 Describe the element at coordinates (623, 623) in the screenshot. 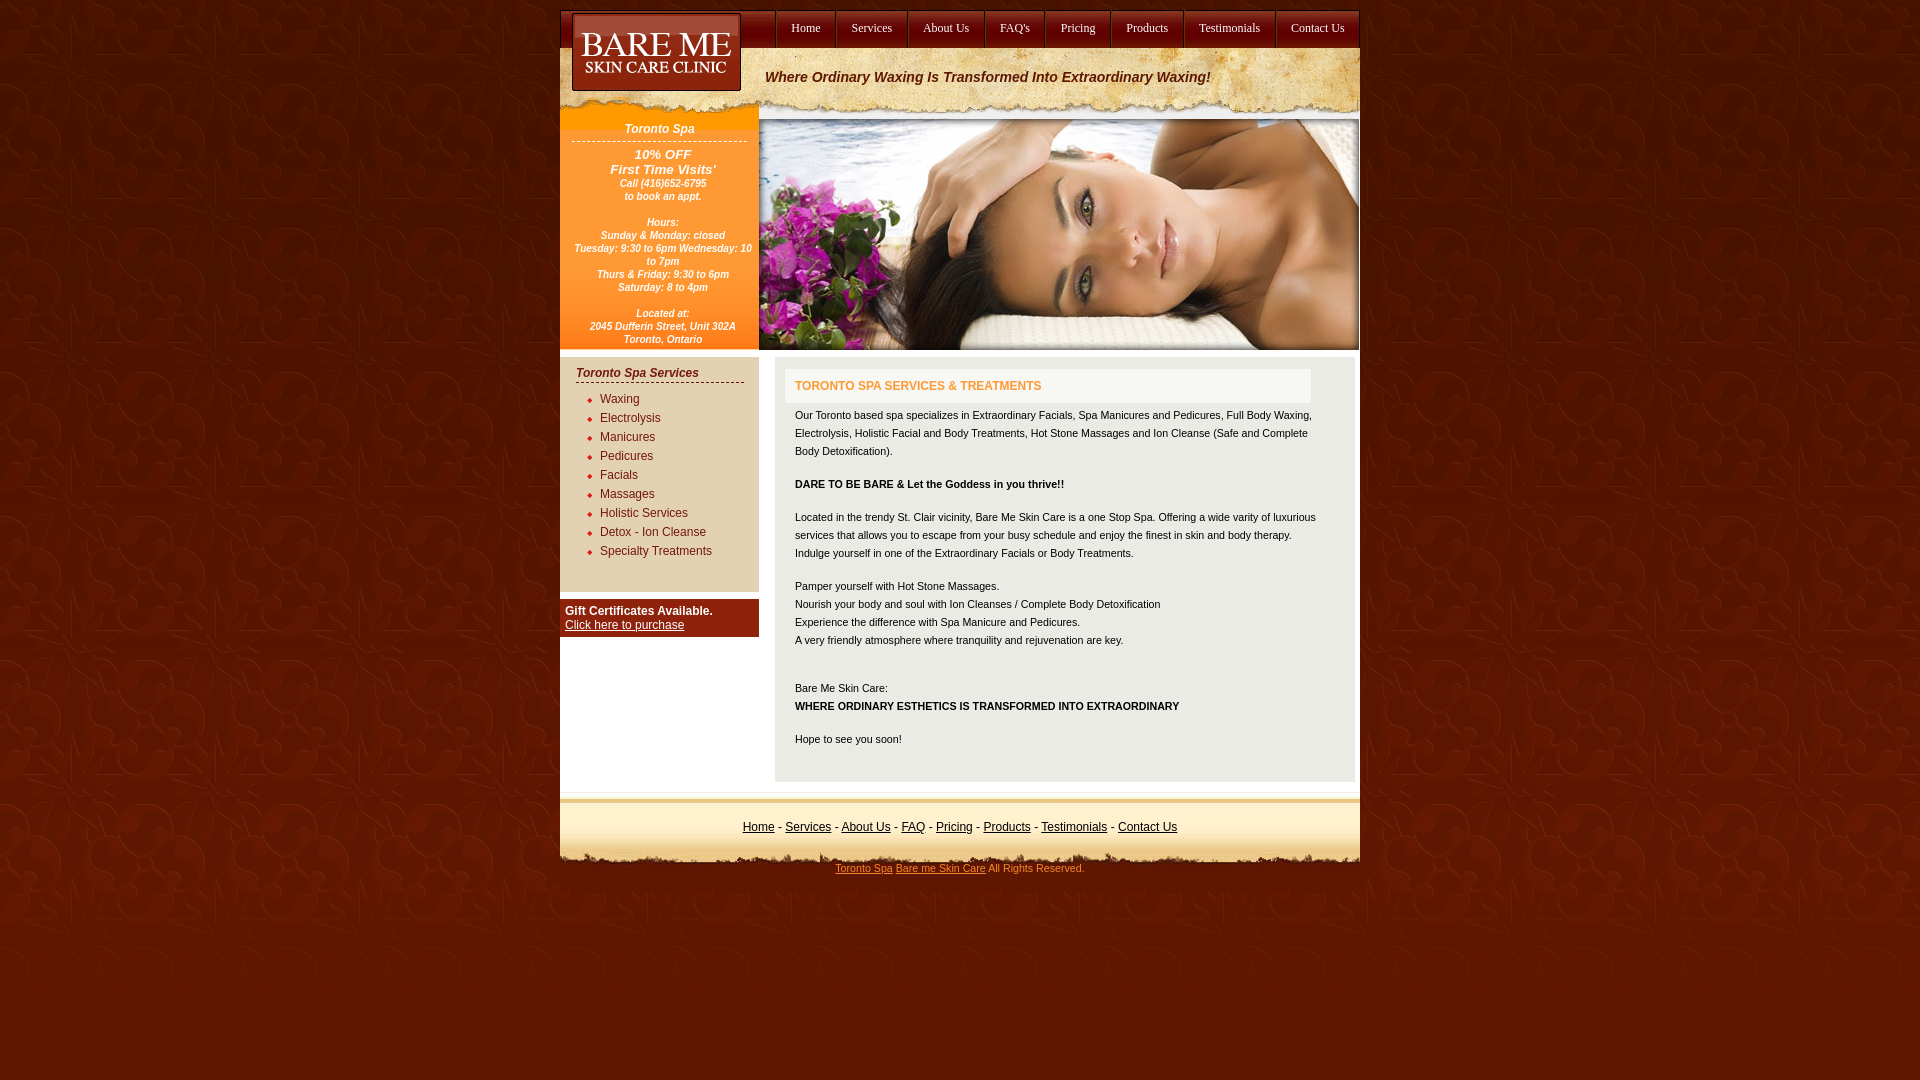

I see `'Click here to purchase'` at that location.